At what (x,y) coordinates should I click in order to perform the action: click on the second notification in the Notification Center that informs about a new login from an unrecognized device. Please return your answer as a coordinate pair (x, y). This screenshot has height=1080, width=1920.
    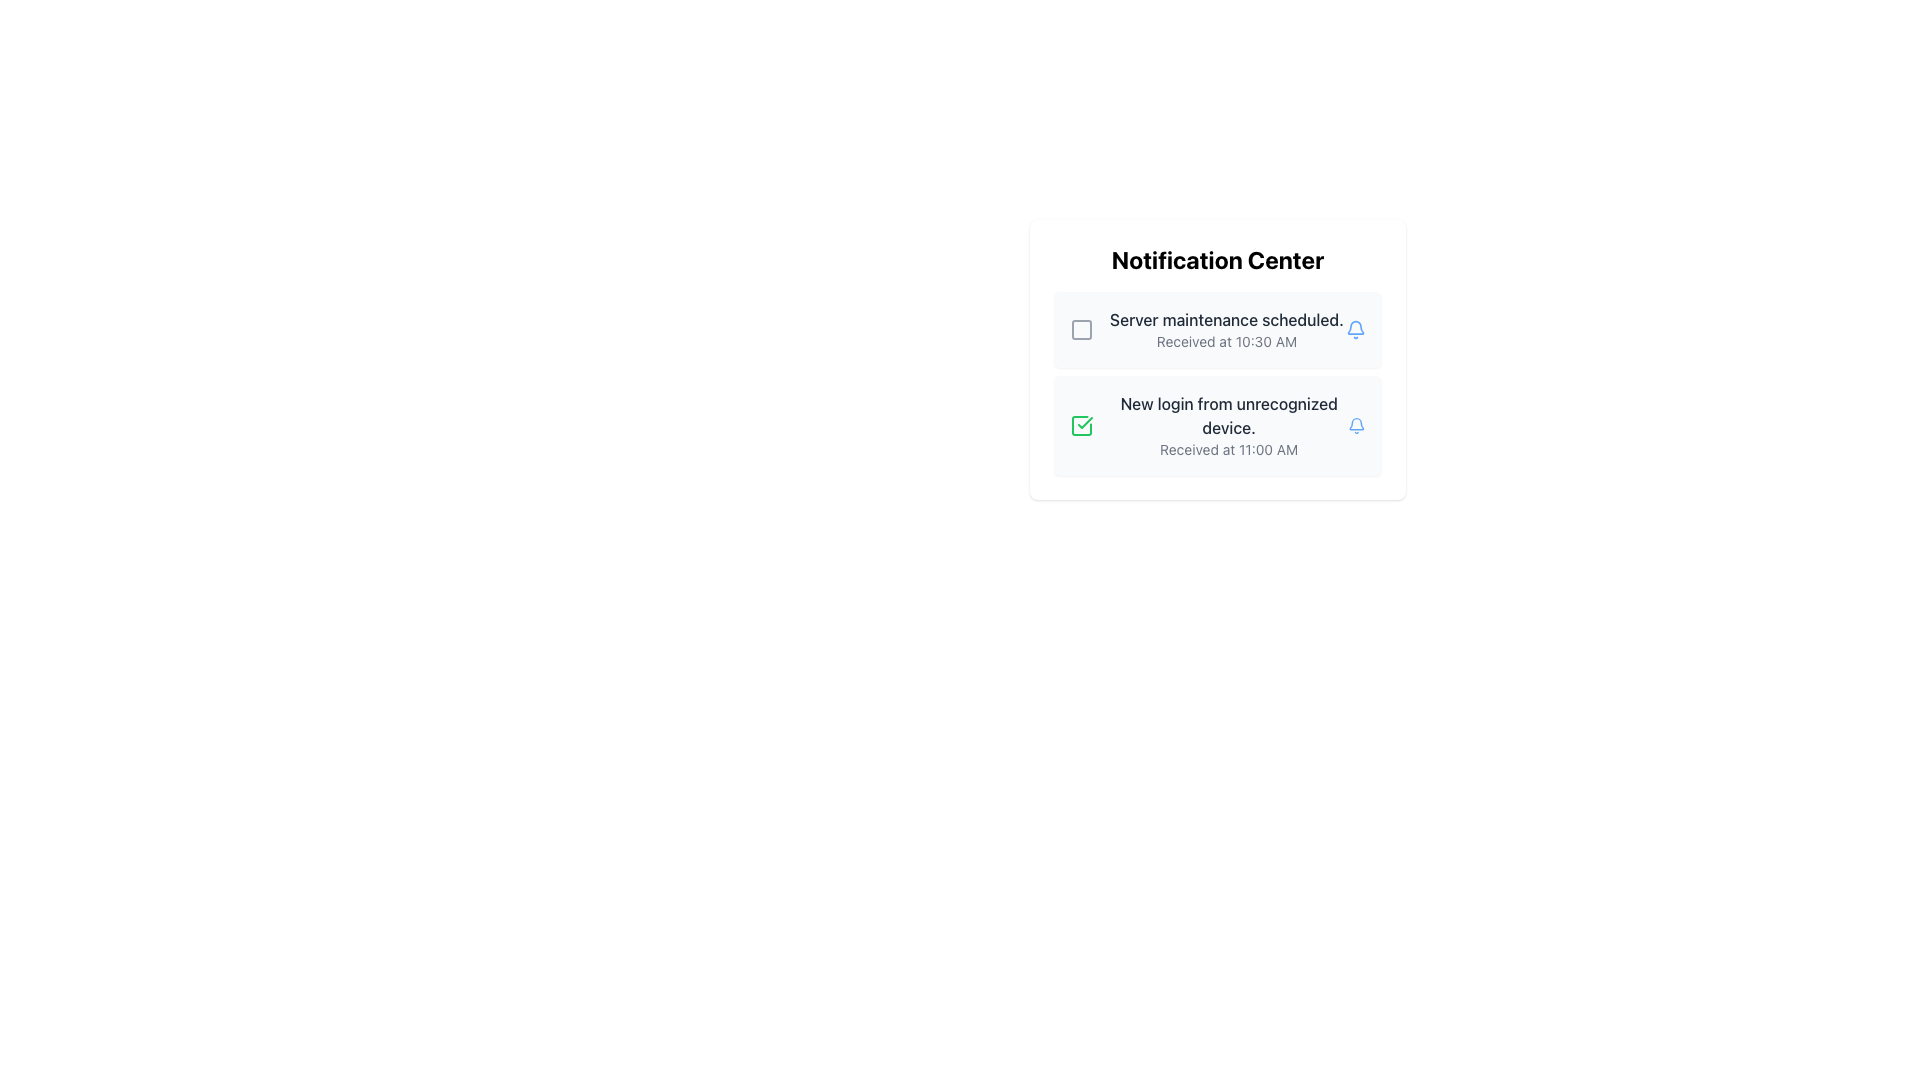
    Looking at the image, I should click on (1228, 424).